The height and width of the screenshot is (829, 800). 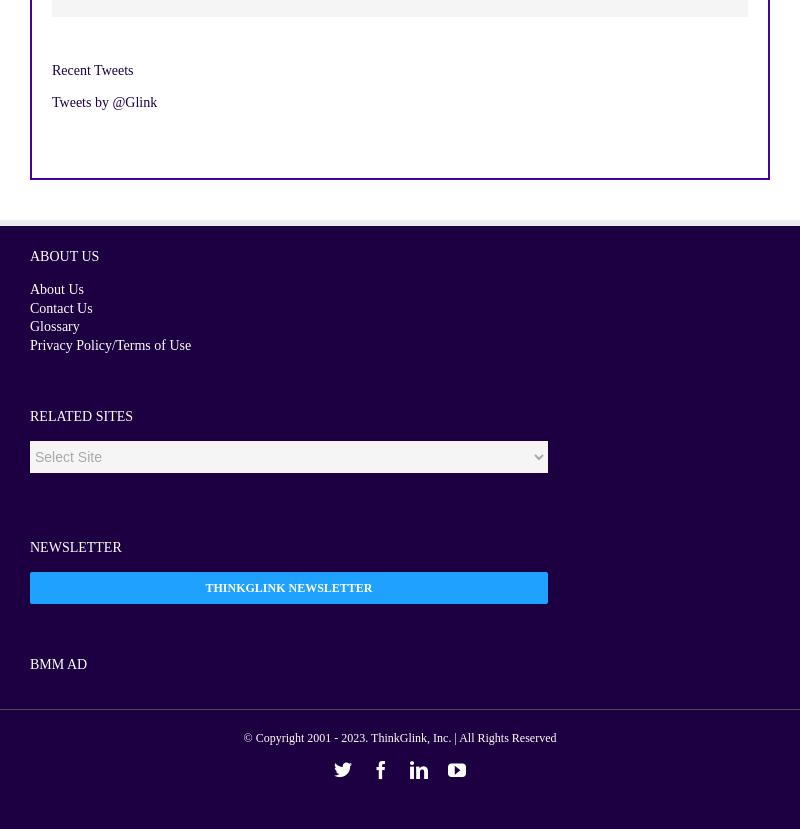 What do you see at coordinates (103, 101) in the screenshot?
I see `'Tweets by @Glink'` at bounding box center [103, 101].